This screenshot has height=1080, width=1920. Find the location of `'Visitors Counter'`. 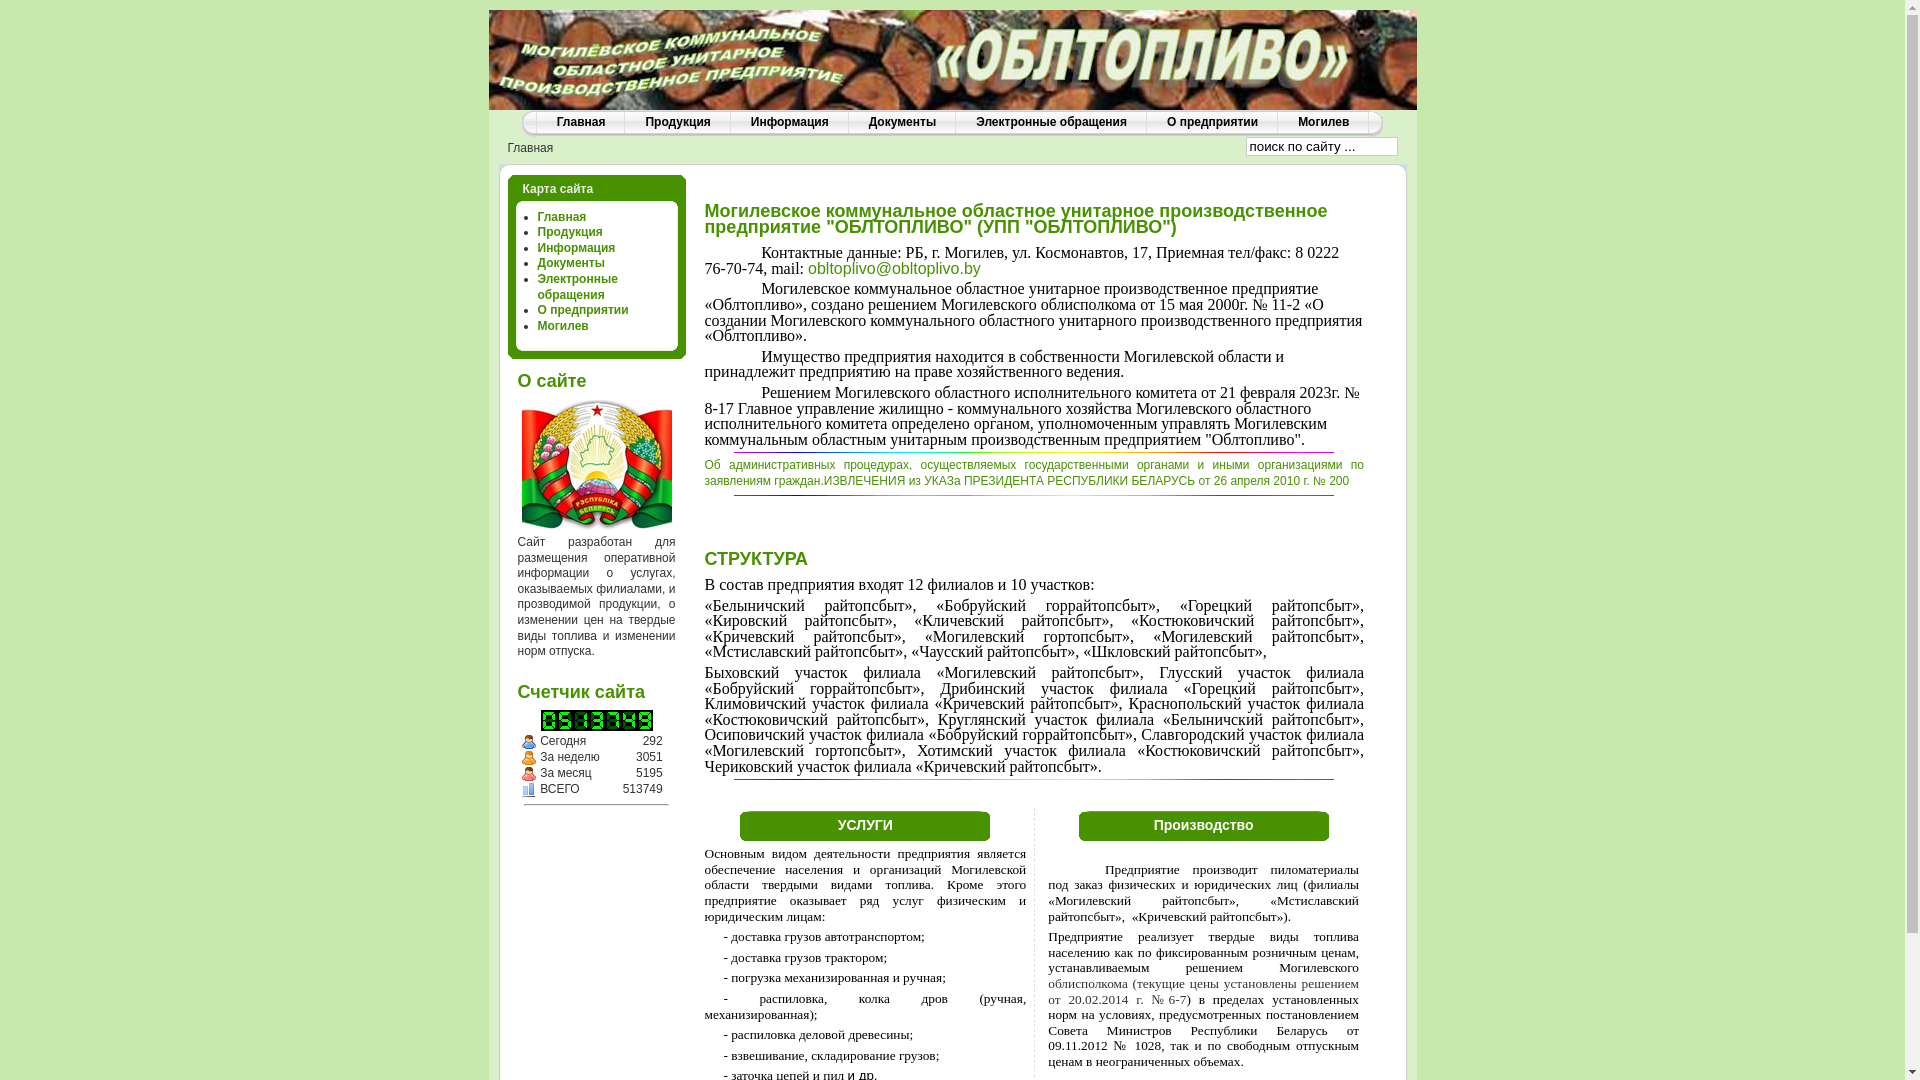

'Visitors Counter' is located at coordinates (528, 789).